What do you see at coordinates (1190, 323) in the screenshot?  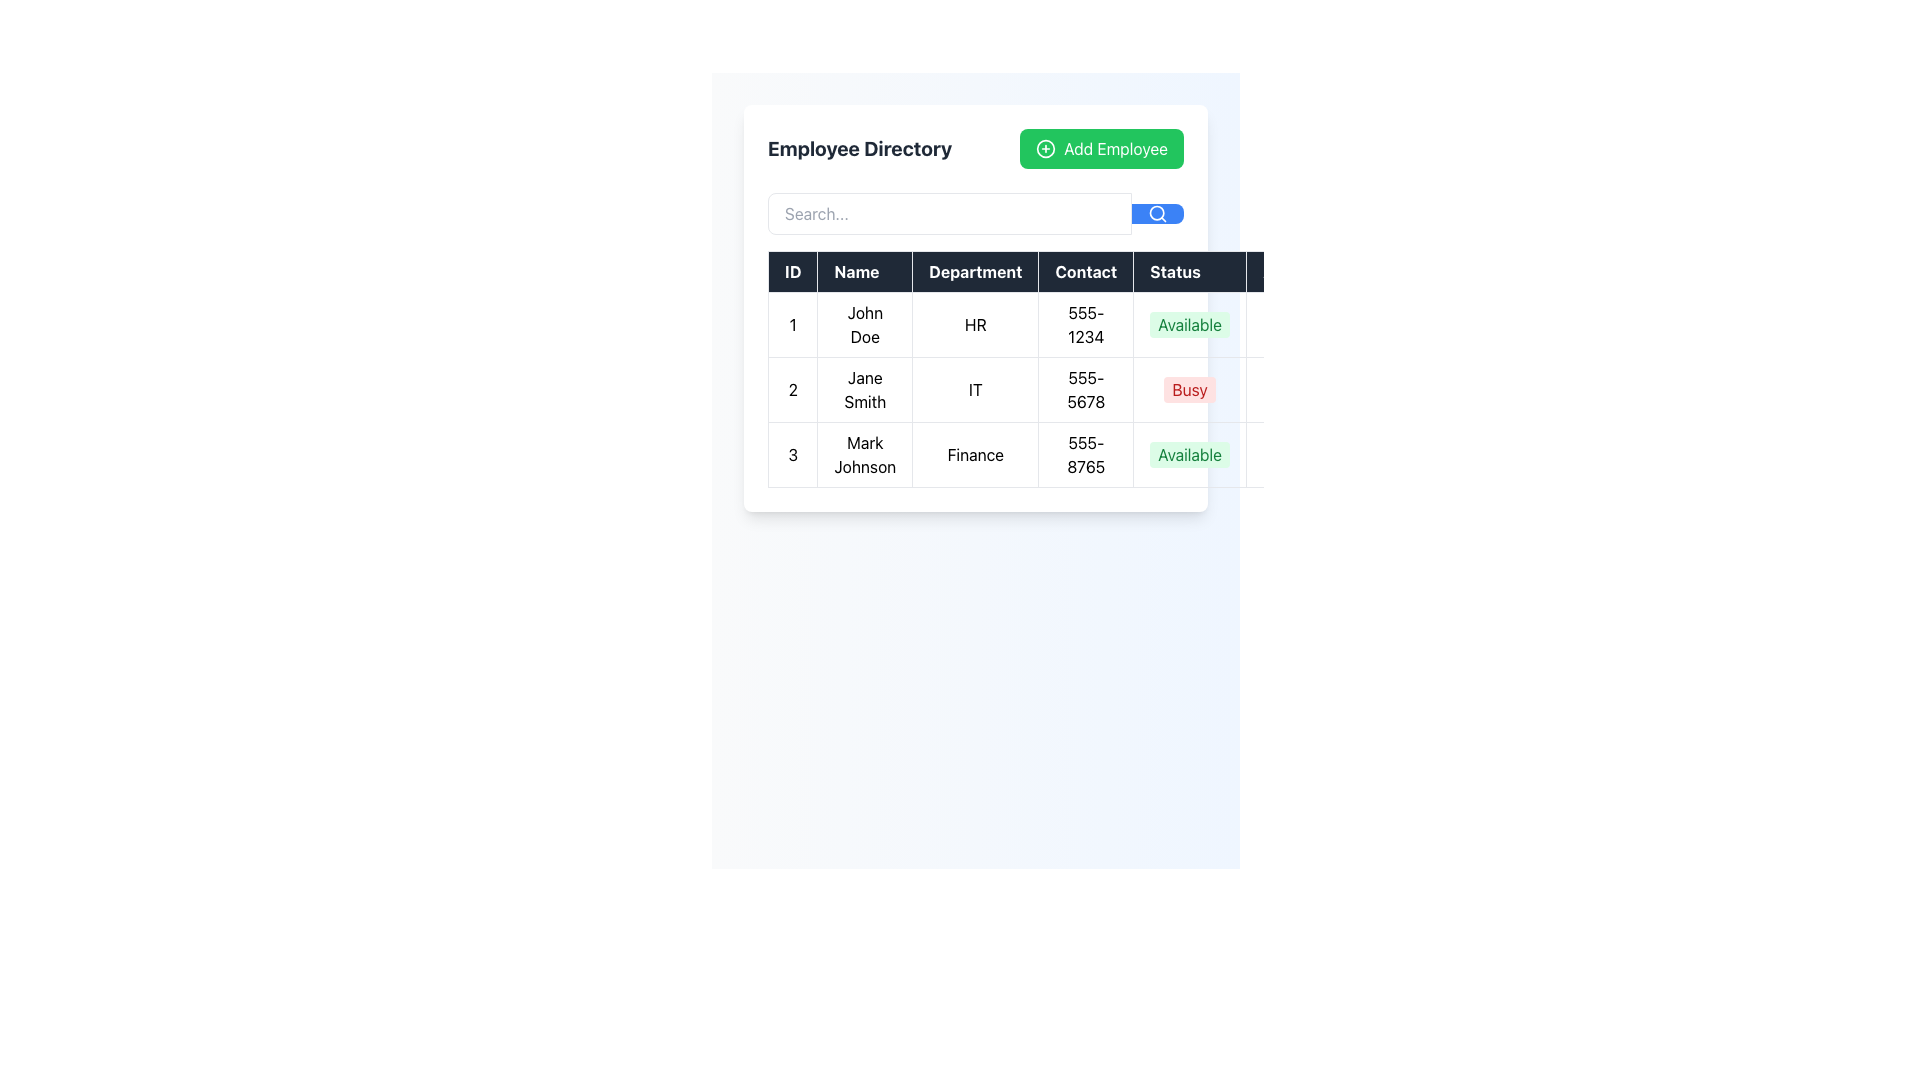 I see `the Text Indicator labeled 'Available', which is a light green rectangular status indicator in the rightmost column of the table under the 'Status' header` at bounding box center [1190, 323].